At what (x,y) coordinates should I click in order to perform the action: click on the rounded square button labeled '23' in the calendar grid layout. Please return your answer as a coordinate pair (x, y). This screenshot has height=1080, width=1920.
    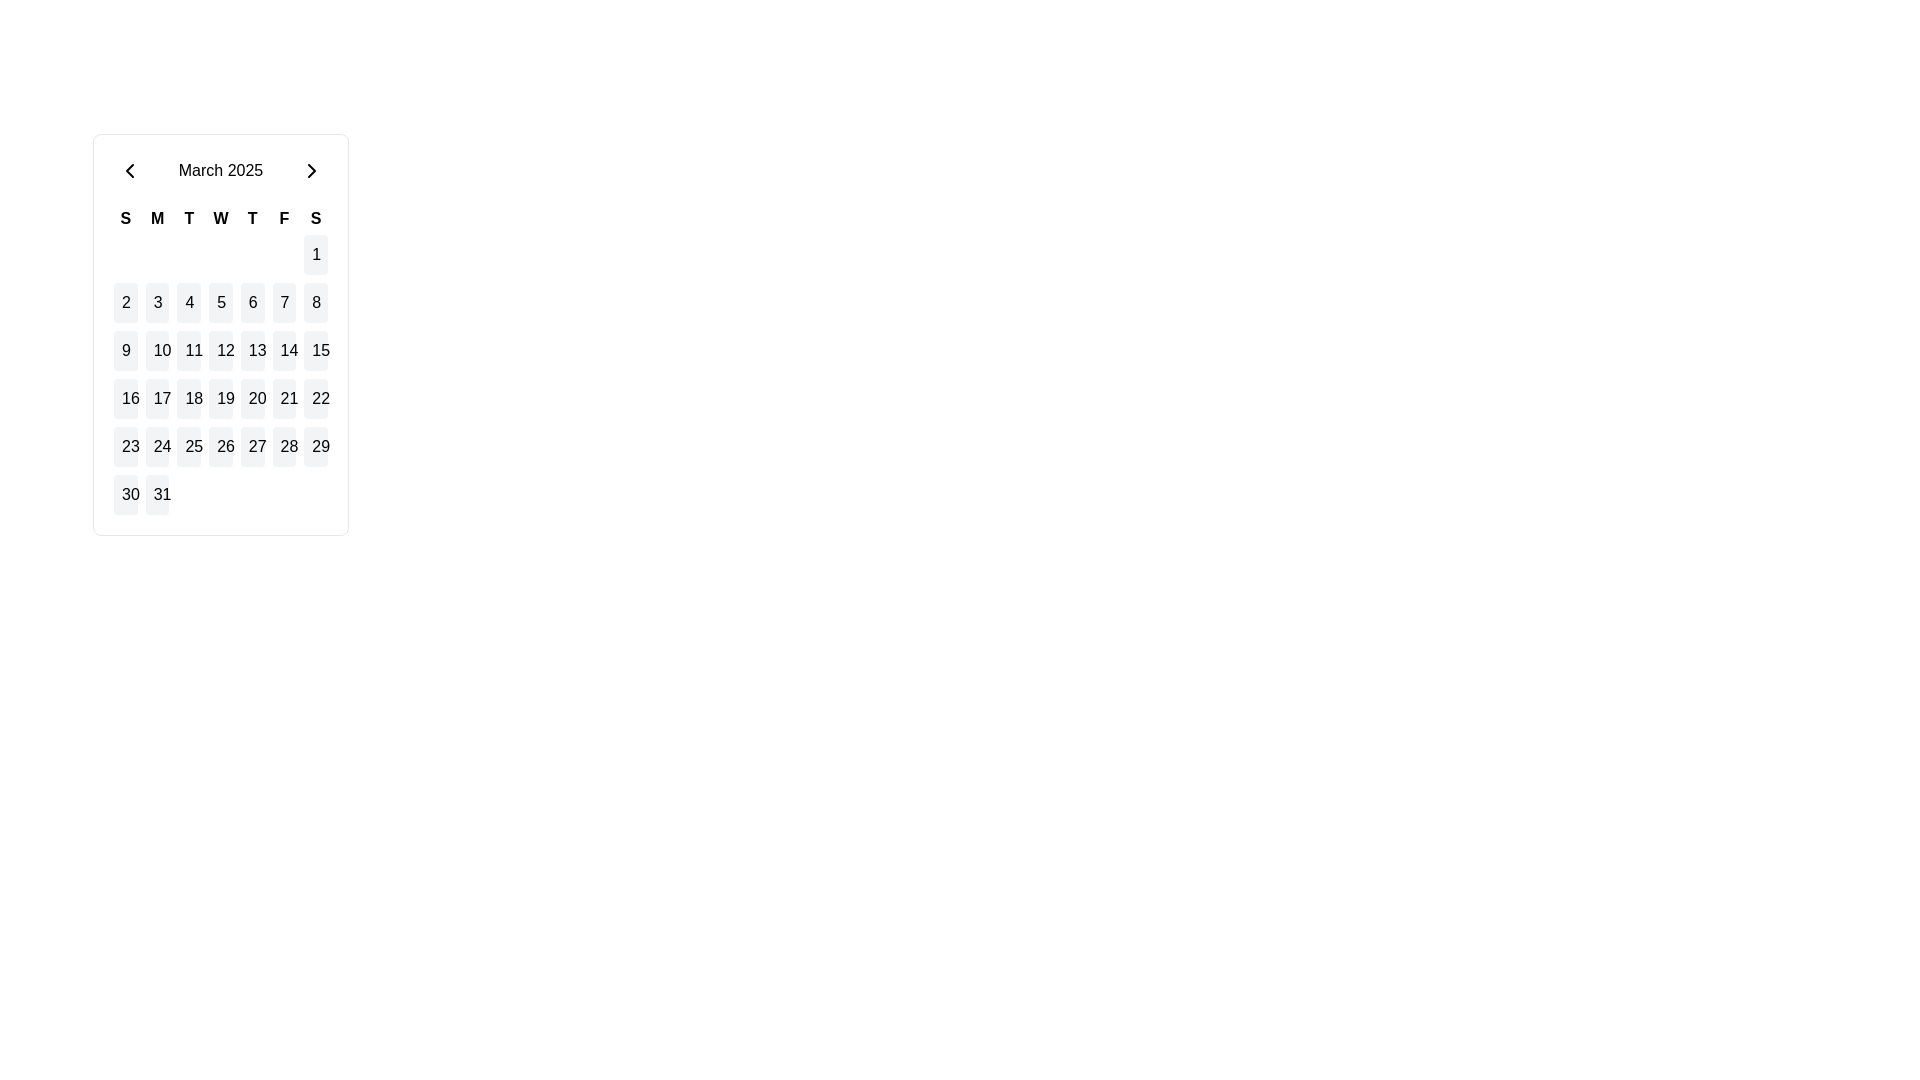
    Looking at the image, I should click on (124, 446).